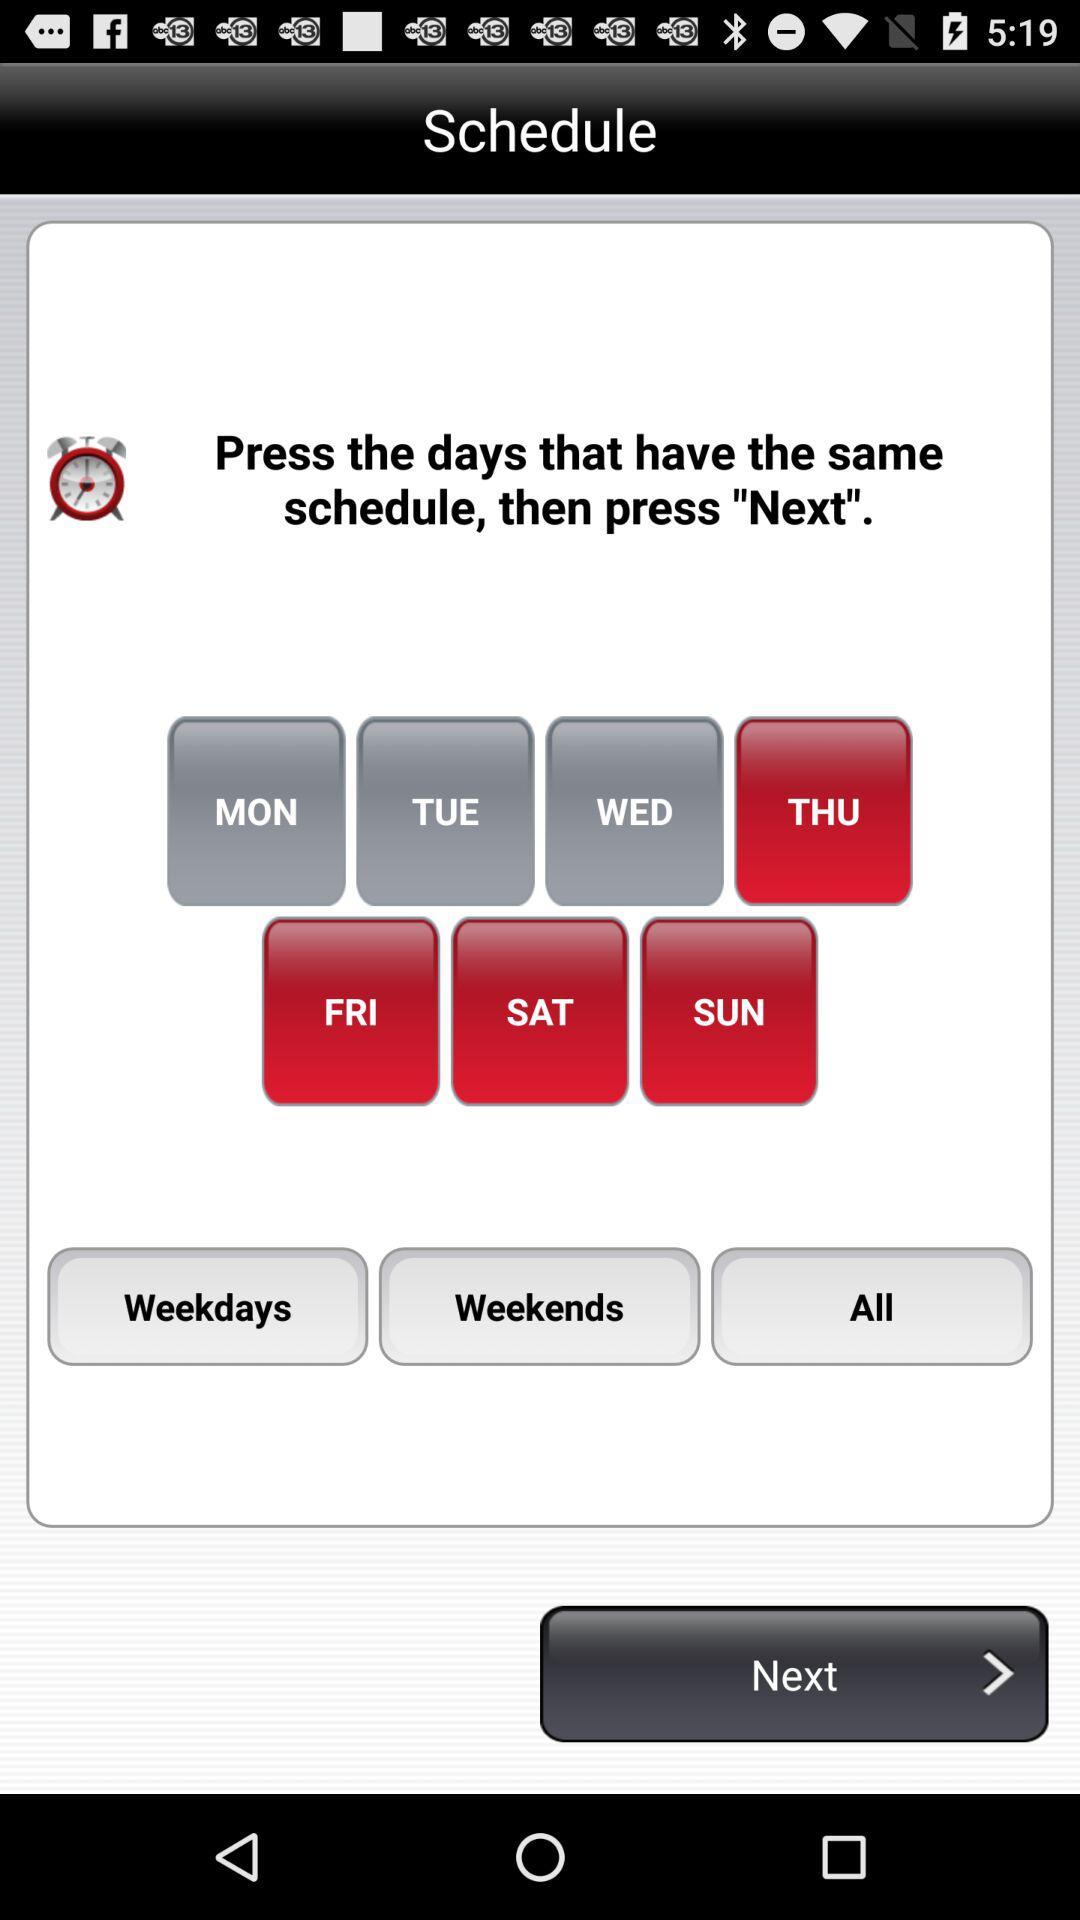 The height and width of the screenshot is (1920, 1080). Describe the element at coordinates (540, 1011) in the screenshot. I see `sat icon` at that location.